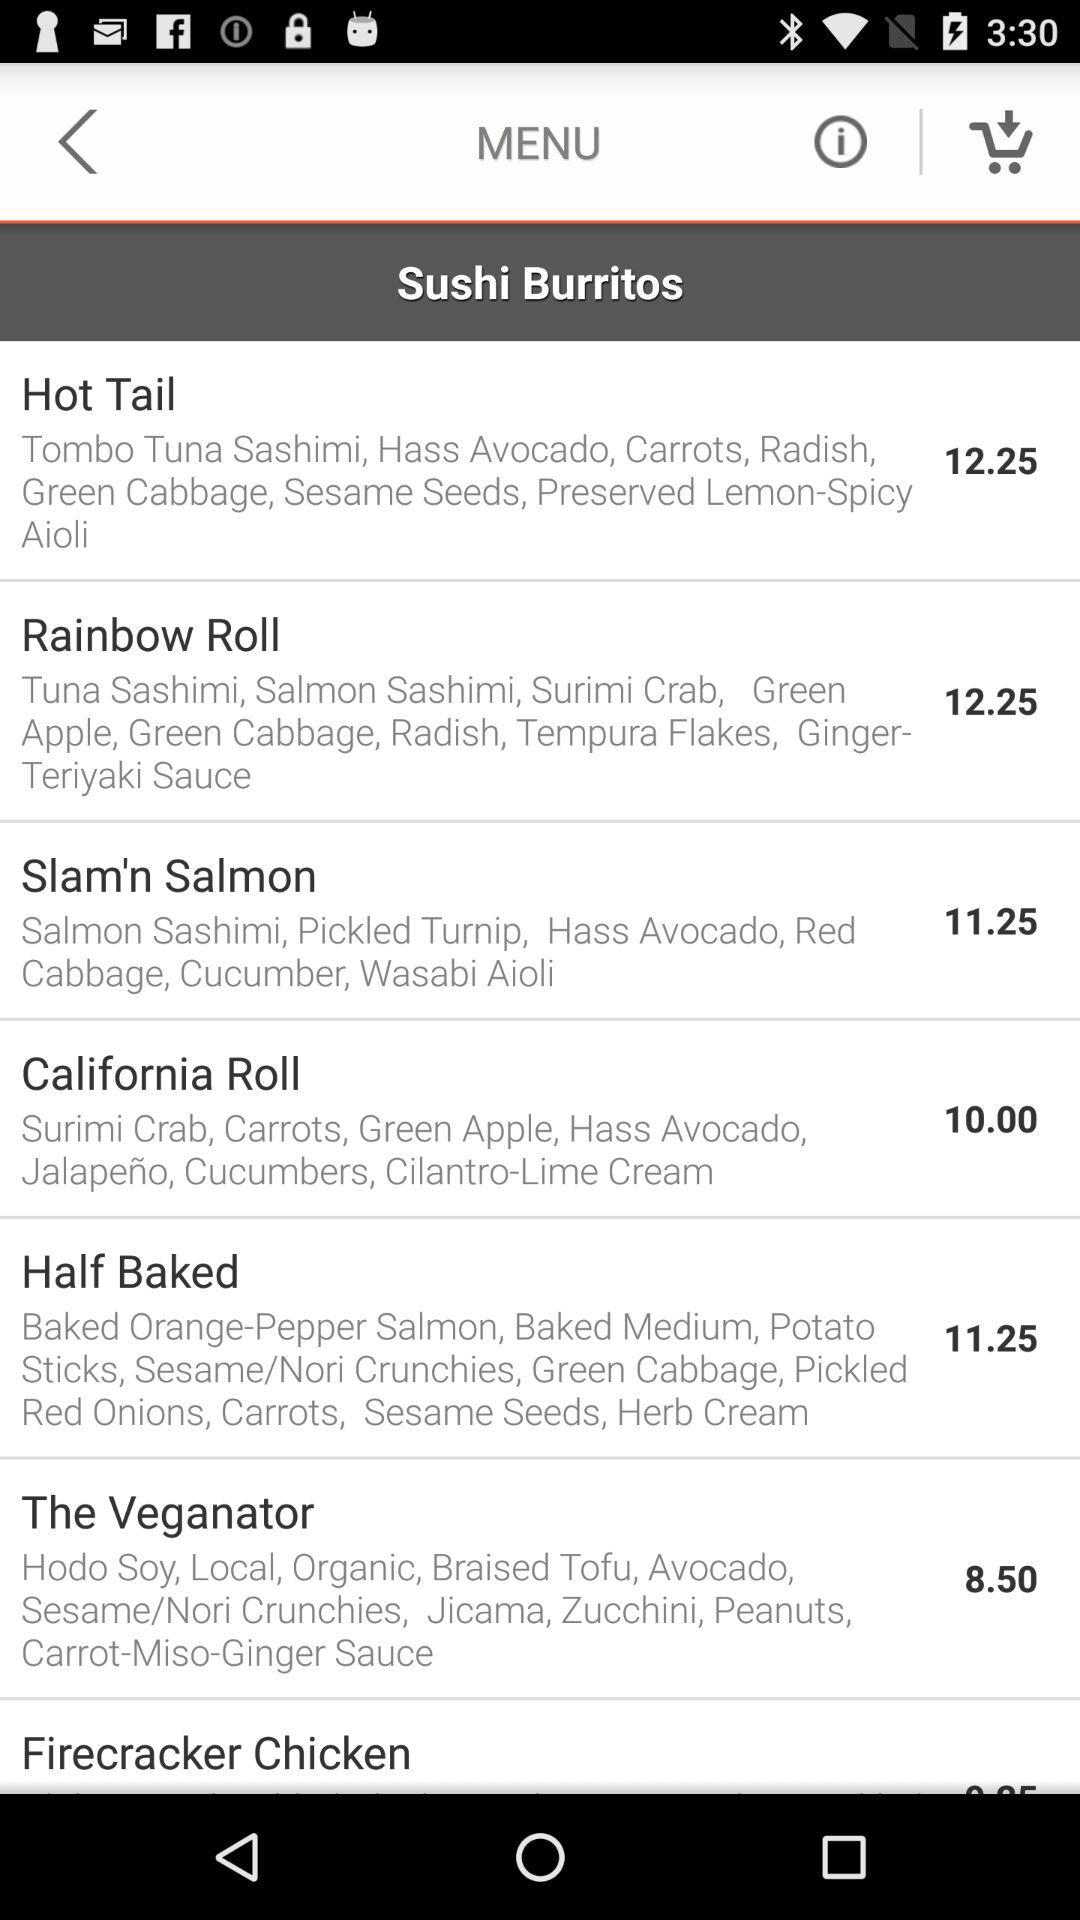 This screenshot has height=1920, width=1080. What do you see at coordinates (471, 392) in the screenshot?
I see `app to the left of the 12.25` at bounding box center [471, 392].